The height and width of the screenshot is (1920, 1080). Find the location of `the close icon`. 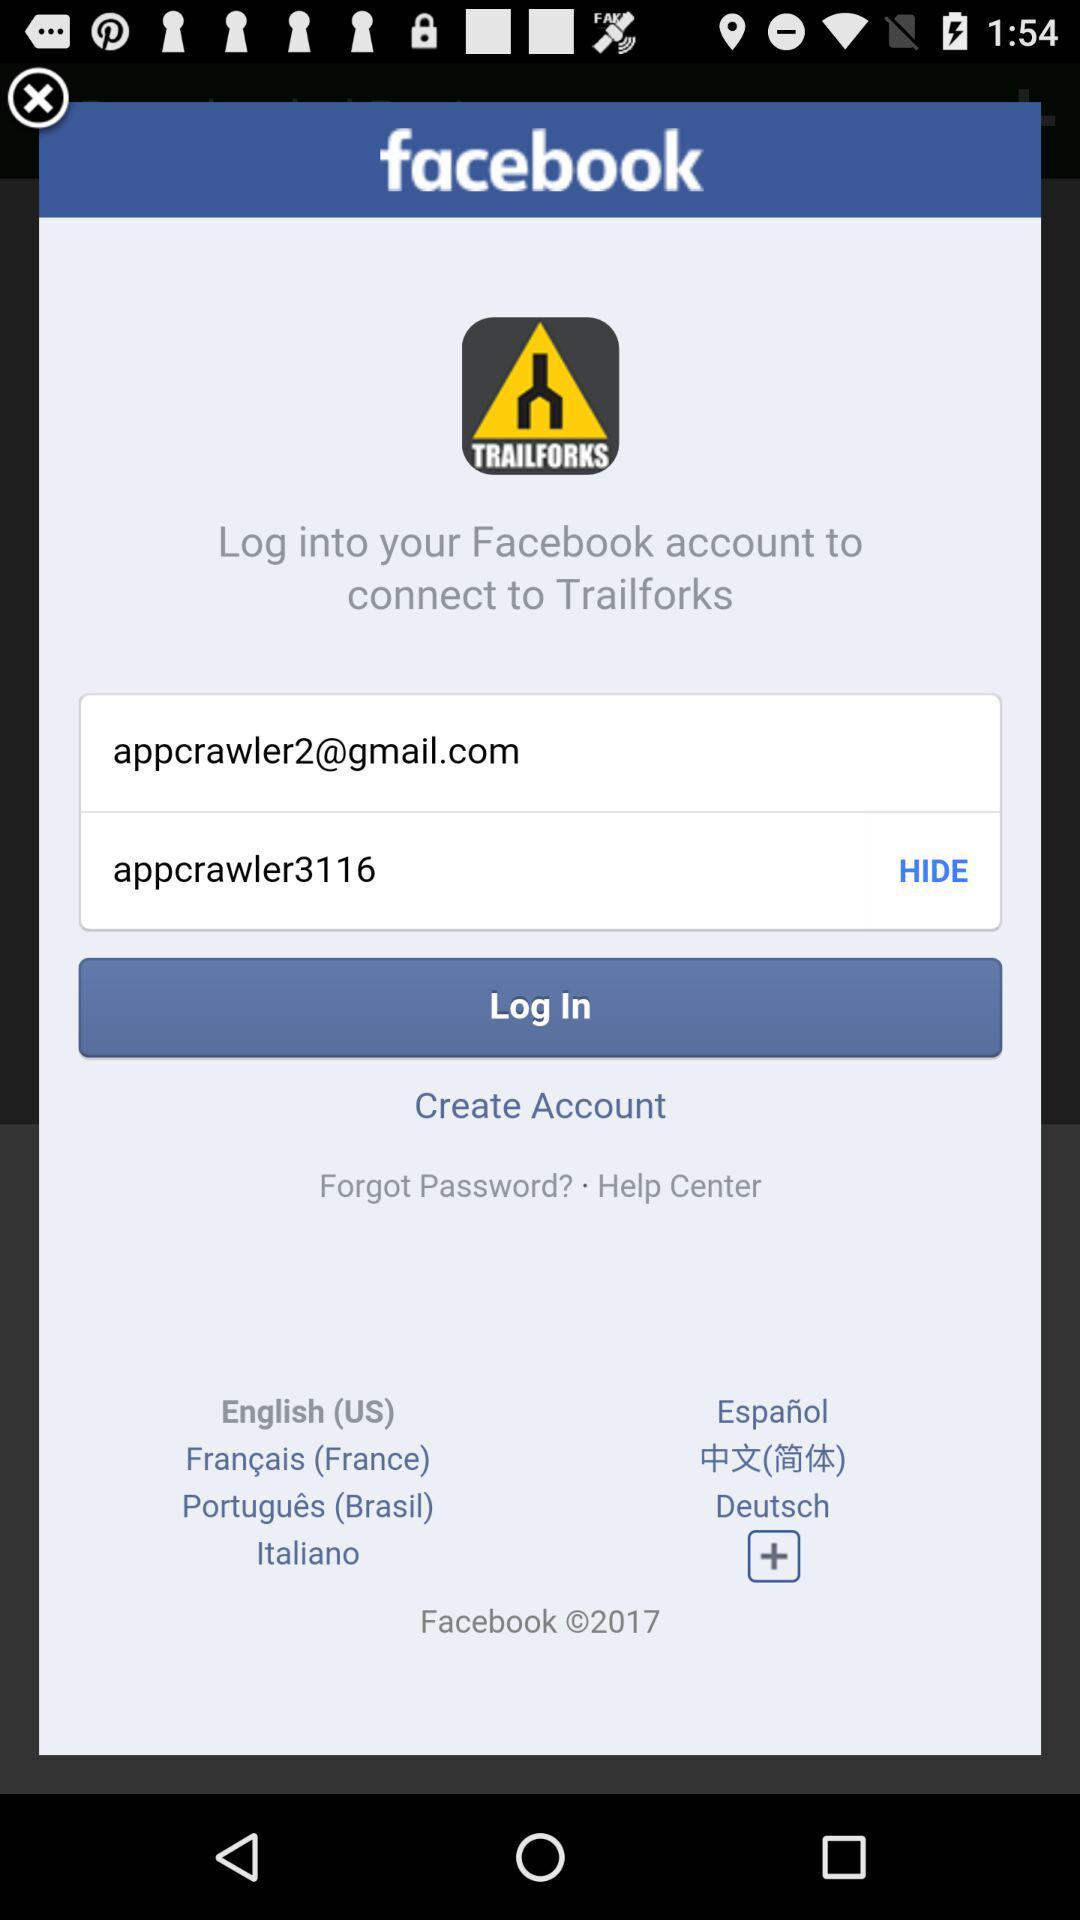

the close icon is located at coordinates (38, 107).